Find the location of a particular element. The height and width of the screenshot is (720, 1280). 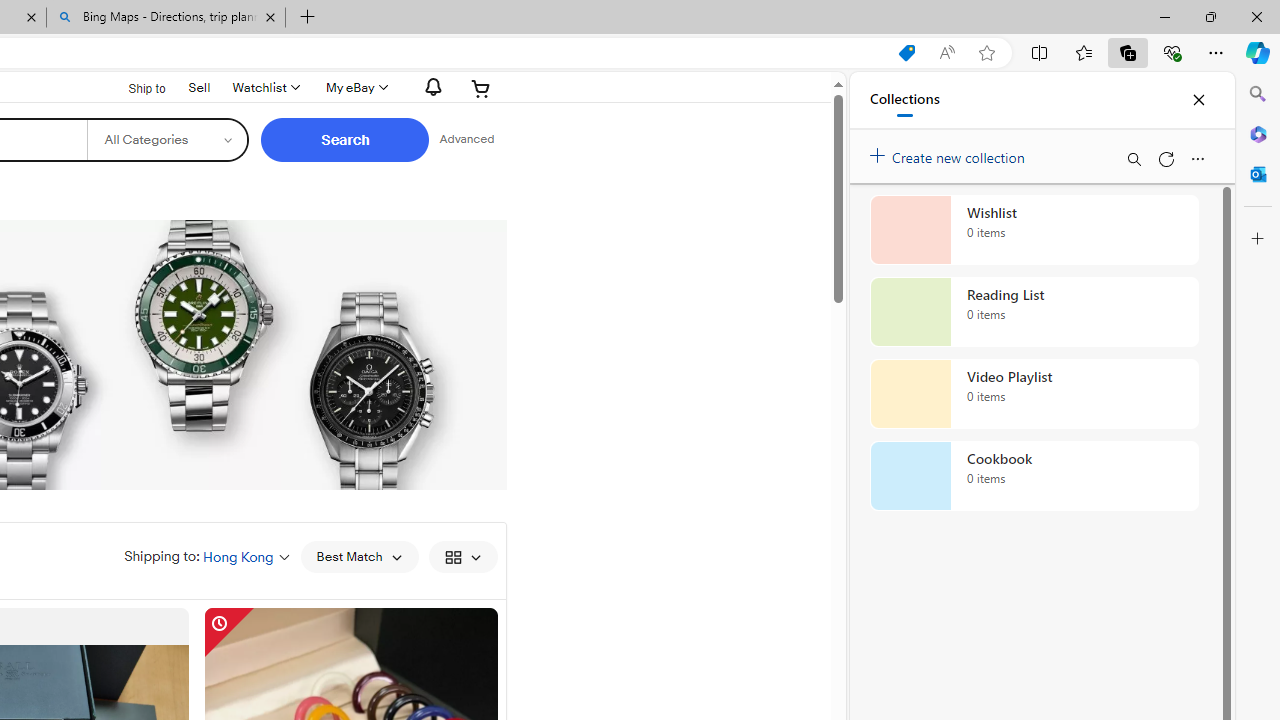

'Reading List collection, 0 items' is located at coordinates (1034, 312).